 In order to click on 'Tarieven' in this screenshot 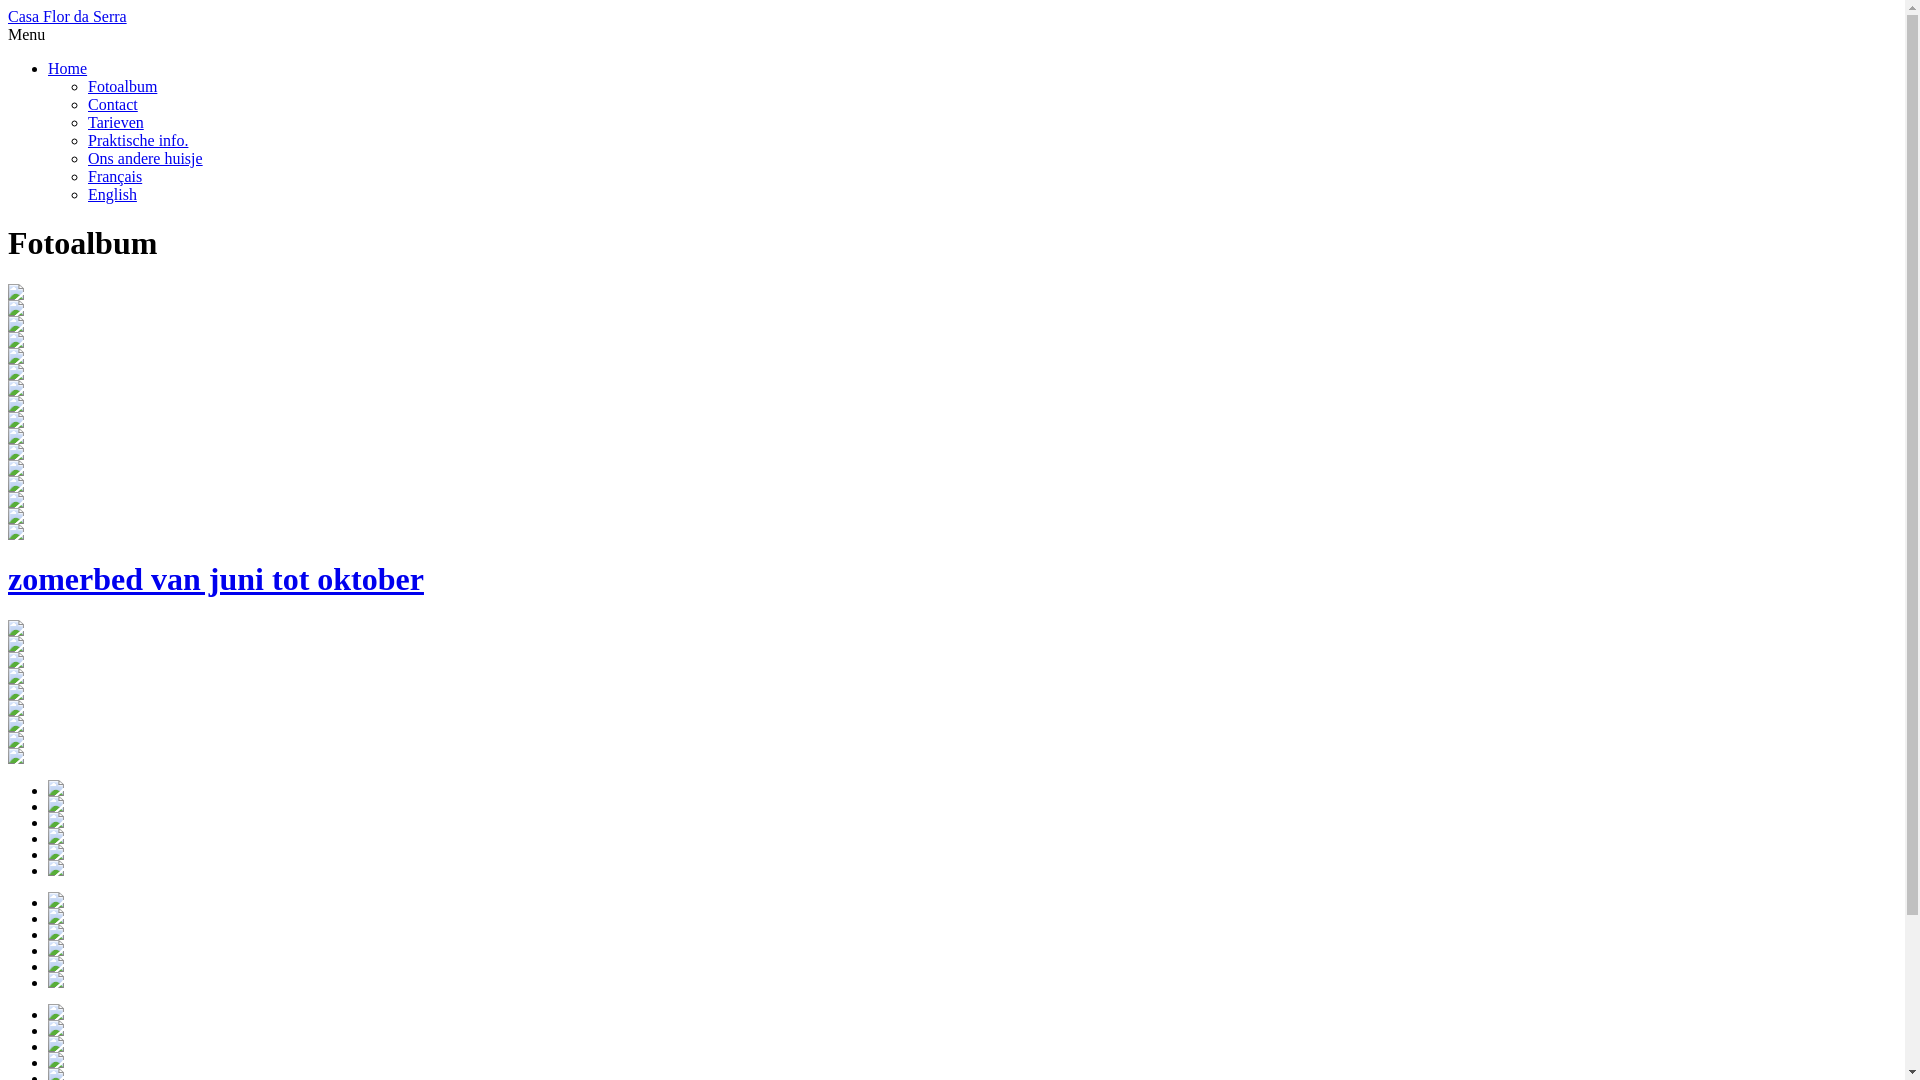, I will do `click(114, 122)`.